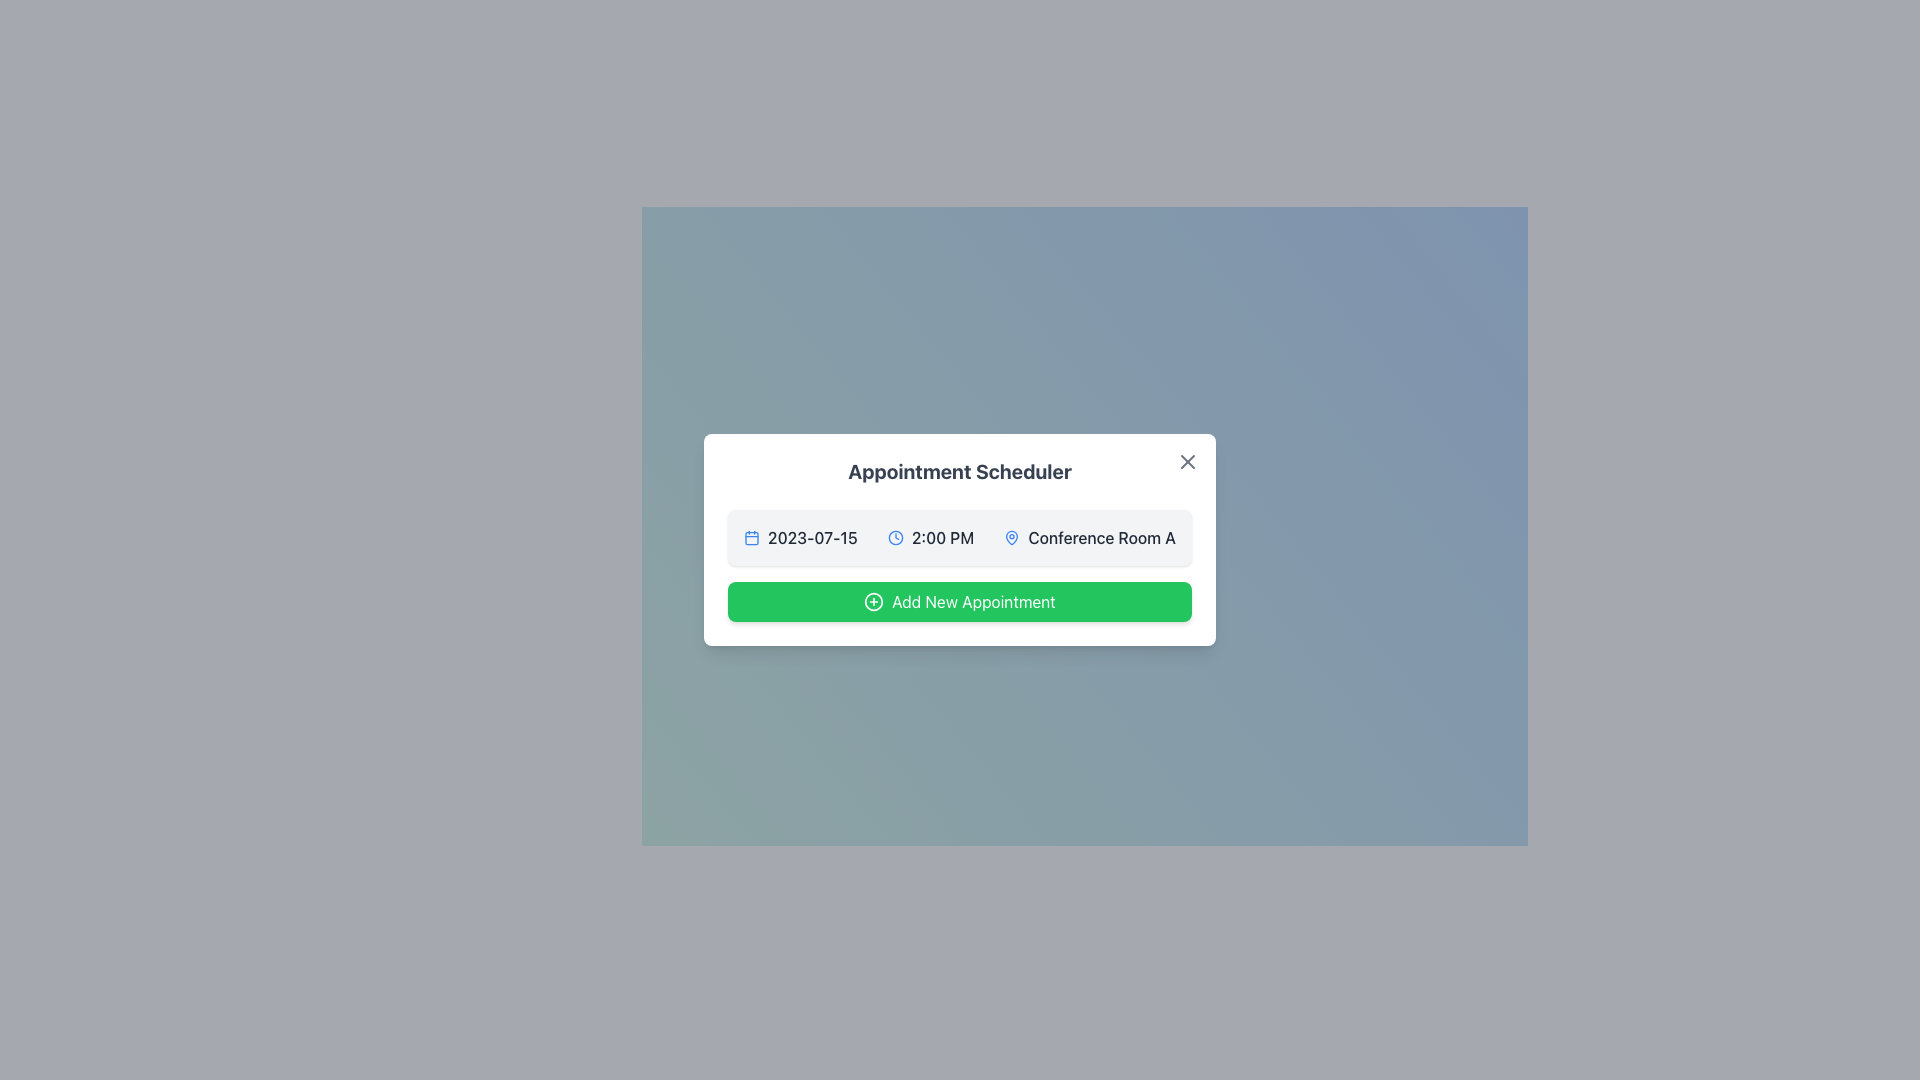 This screenshot has width=1920, height=1080. I want to click on the Text Label with an Icon that displays the location of an event or appointment, located in the Appointment Scheduler modal, so click(1089, 536).